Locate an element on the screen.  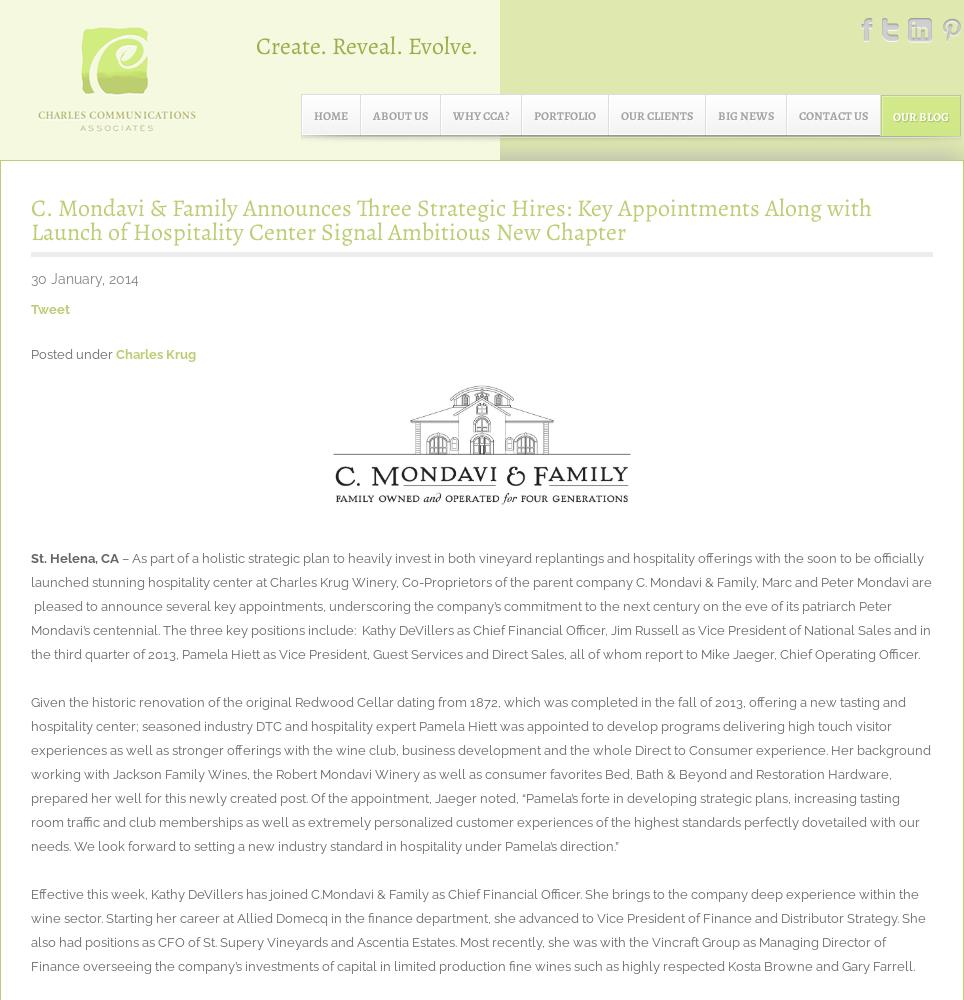
'Contact Us' is located at coordinates (798, 115).